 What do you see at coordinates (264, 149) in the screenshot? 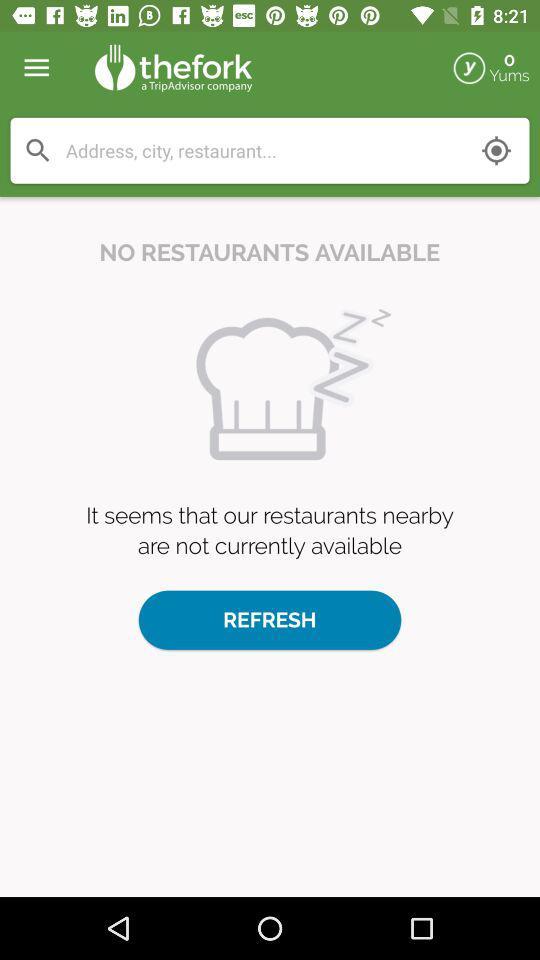
I see `search restaurant address` at bounding box center [264, 149].